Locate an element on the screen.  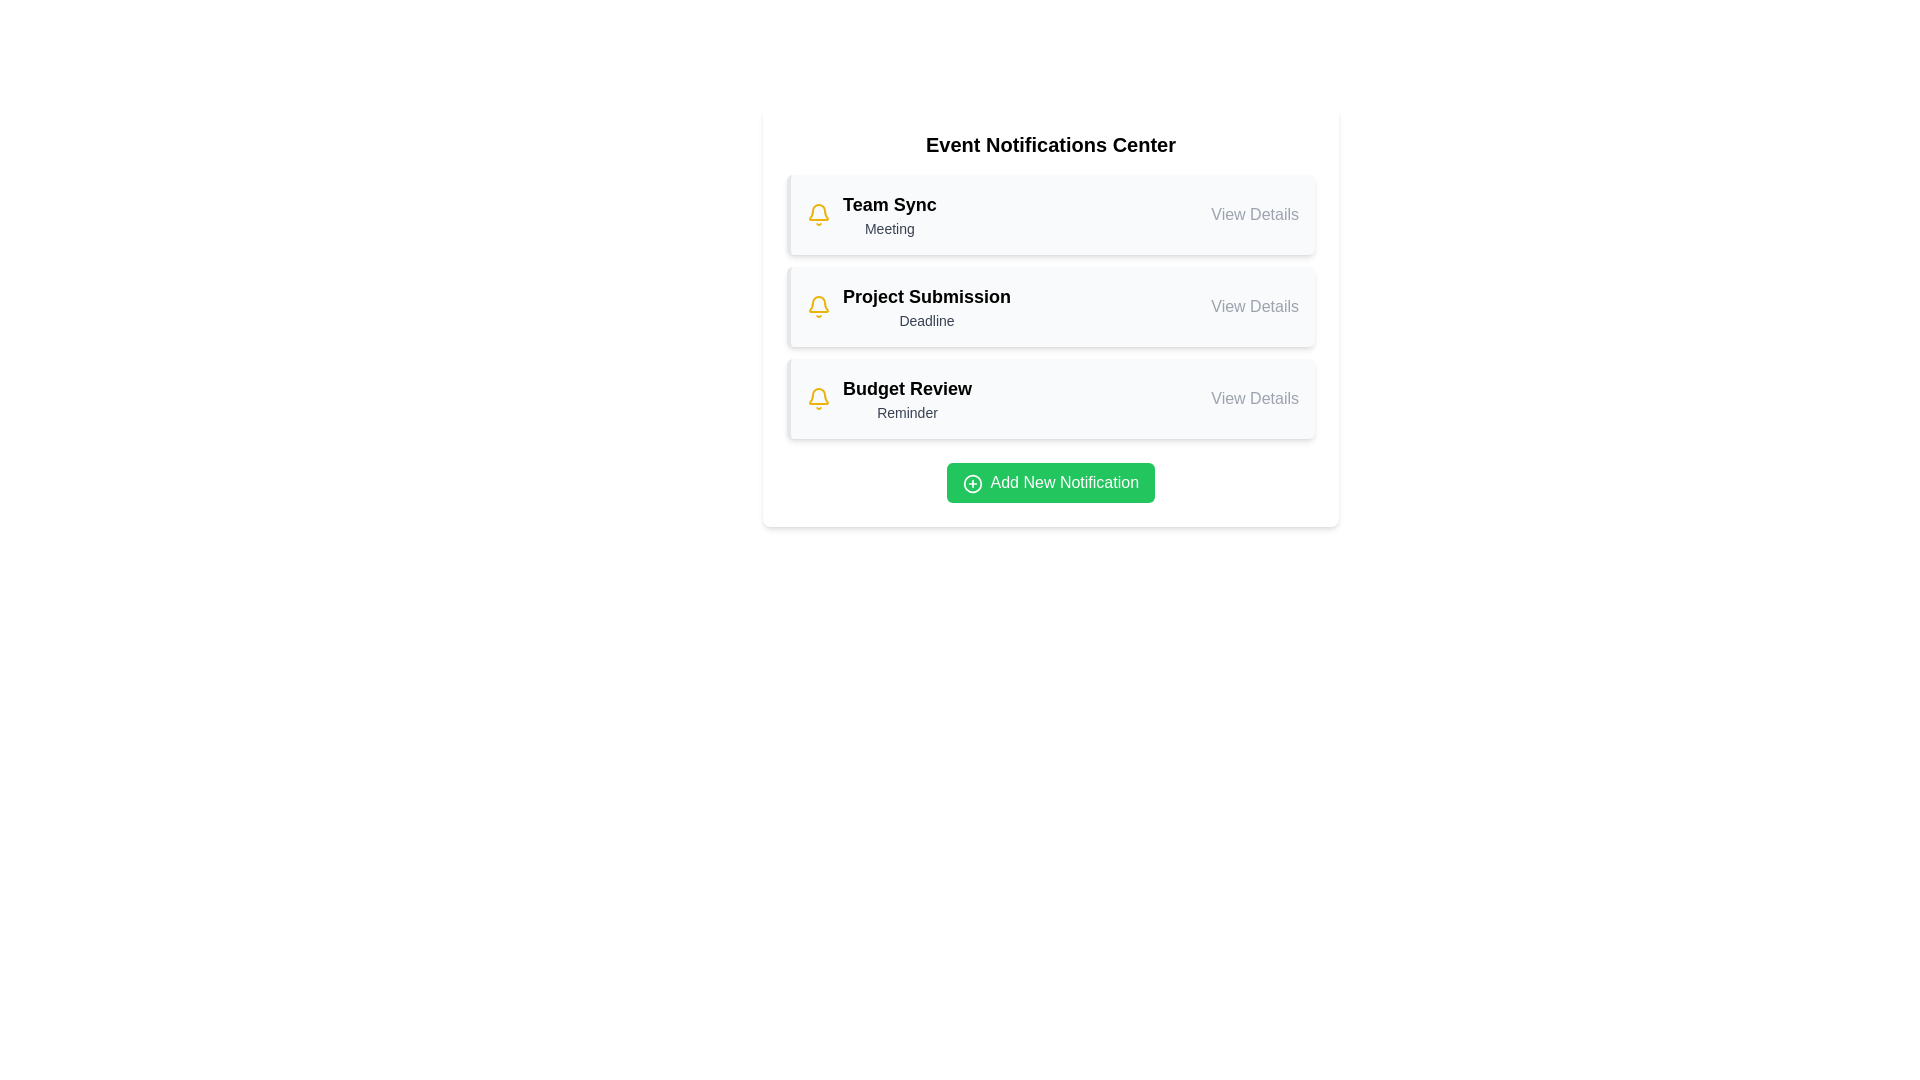
text of the 'Budget Review' notification title located at the top of the third card in a vertical list within a panel is located at coordinates (906, 389).